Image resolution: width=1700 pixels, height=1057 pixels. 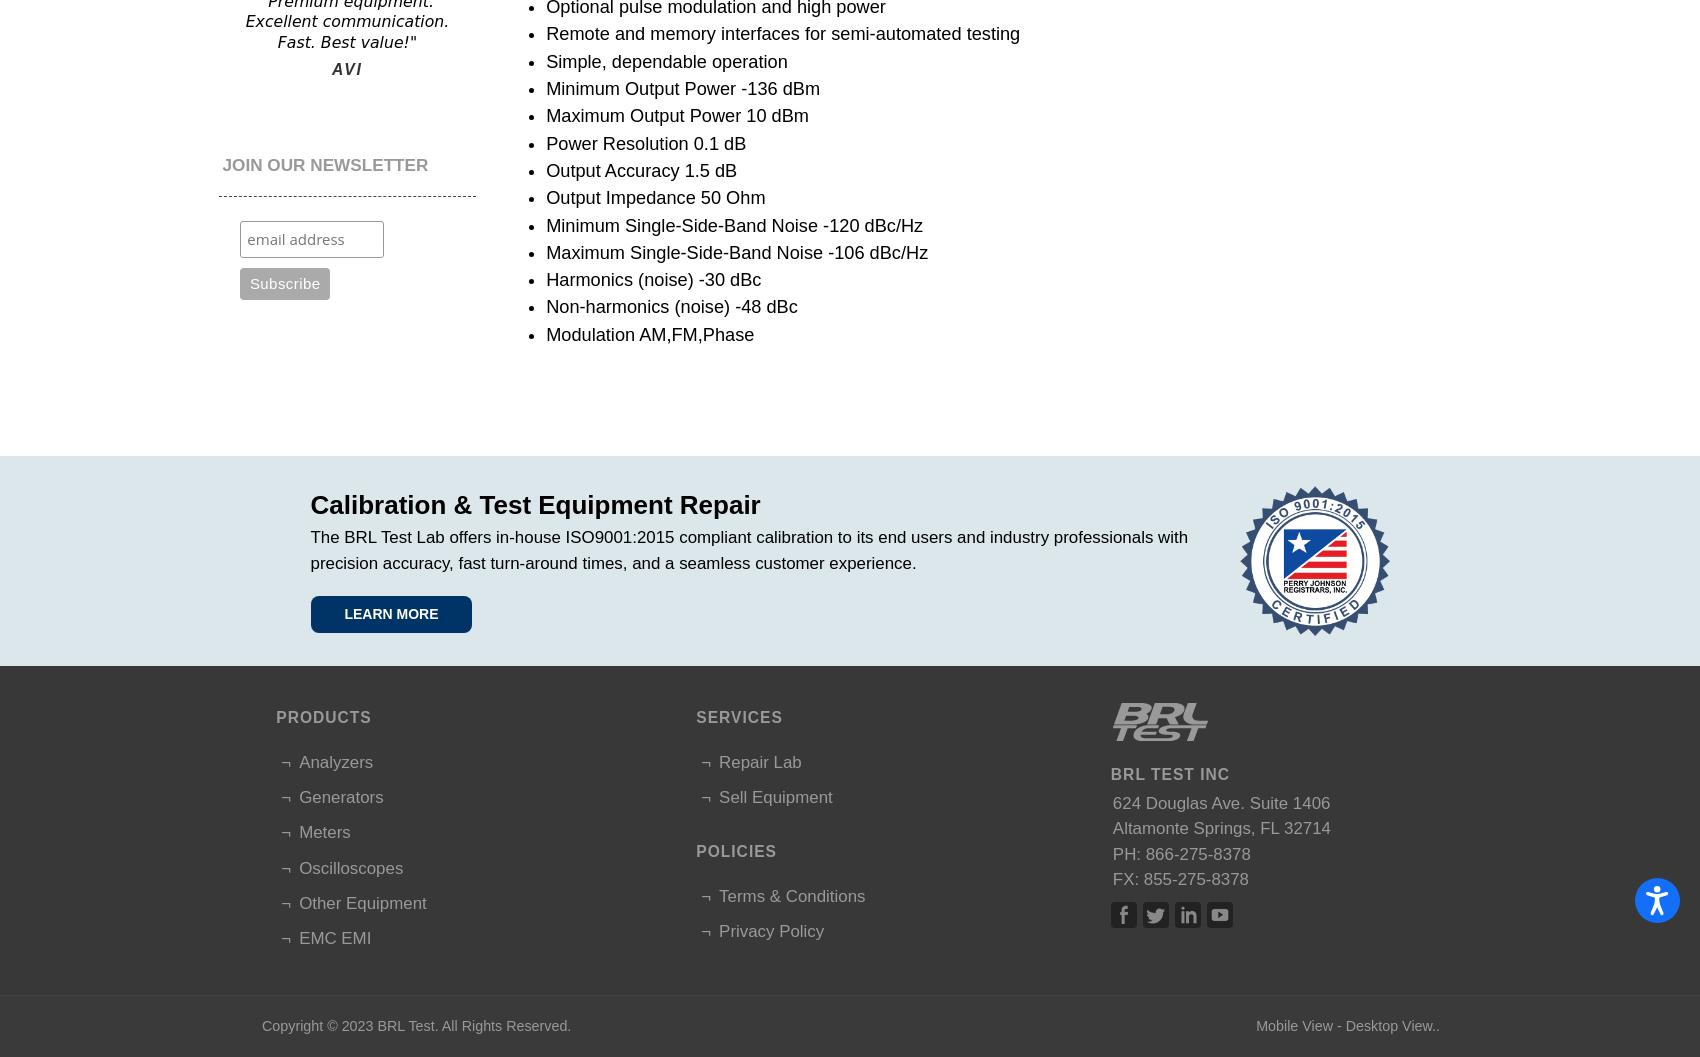 I want to click on 'Minimum Output Power -136 dBm', so click(x=545, y=87).